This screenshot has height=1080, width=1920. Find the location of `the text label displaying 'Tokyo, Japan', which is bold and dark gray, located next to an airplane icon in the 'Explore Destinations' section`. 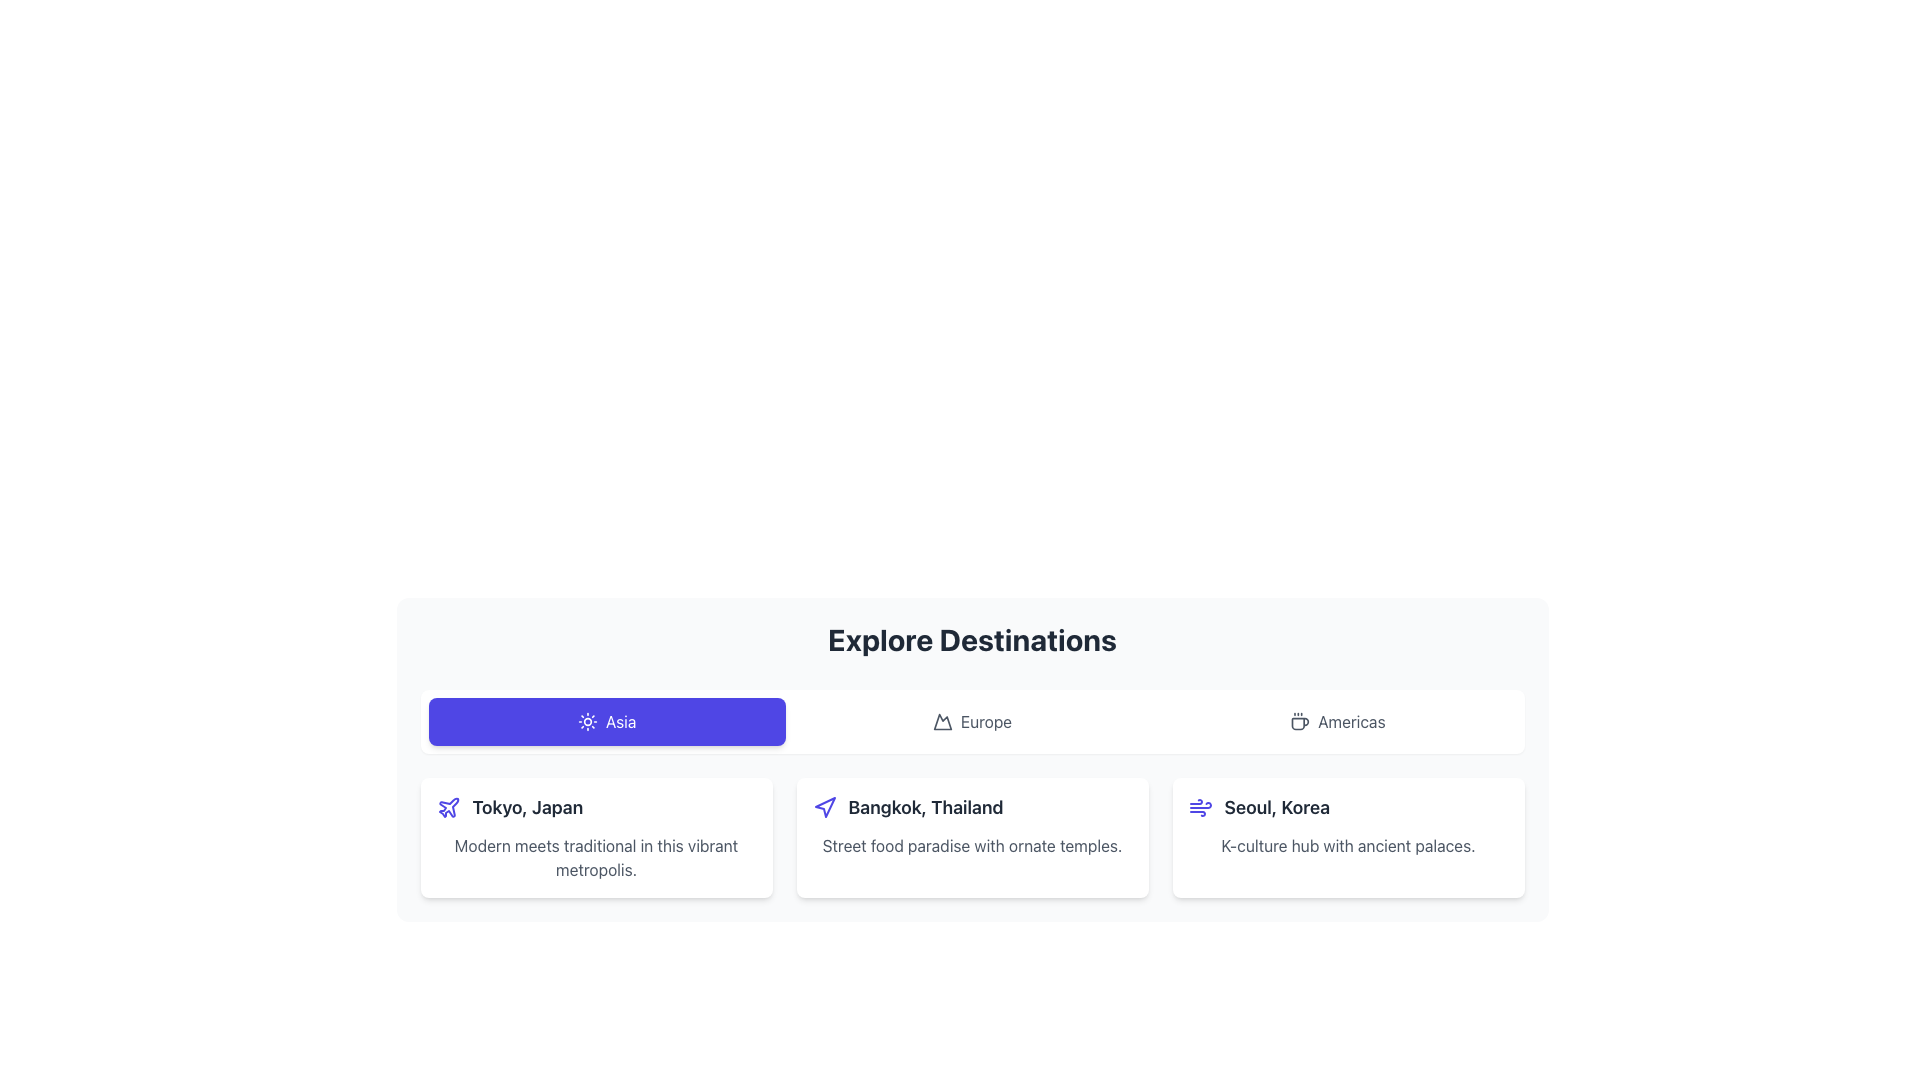

the text label displaying 'Tokyo, Japan', which is bold and dark gray, located next to an airplane icon in the 'Explore Destinations' section is located at coordinates (527, 806).